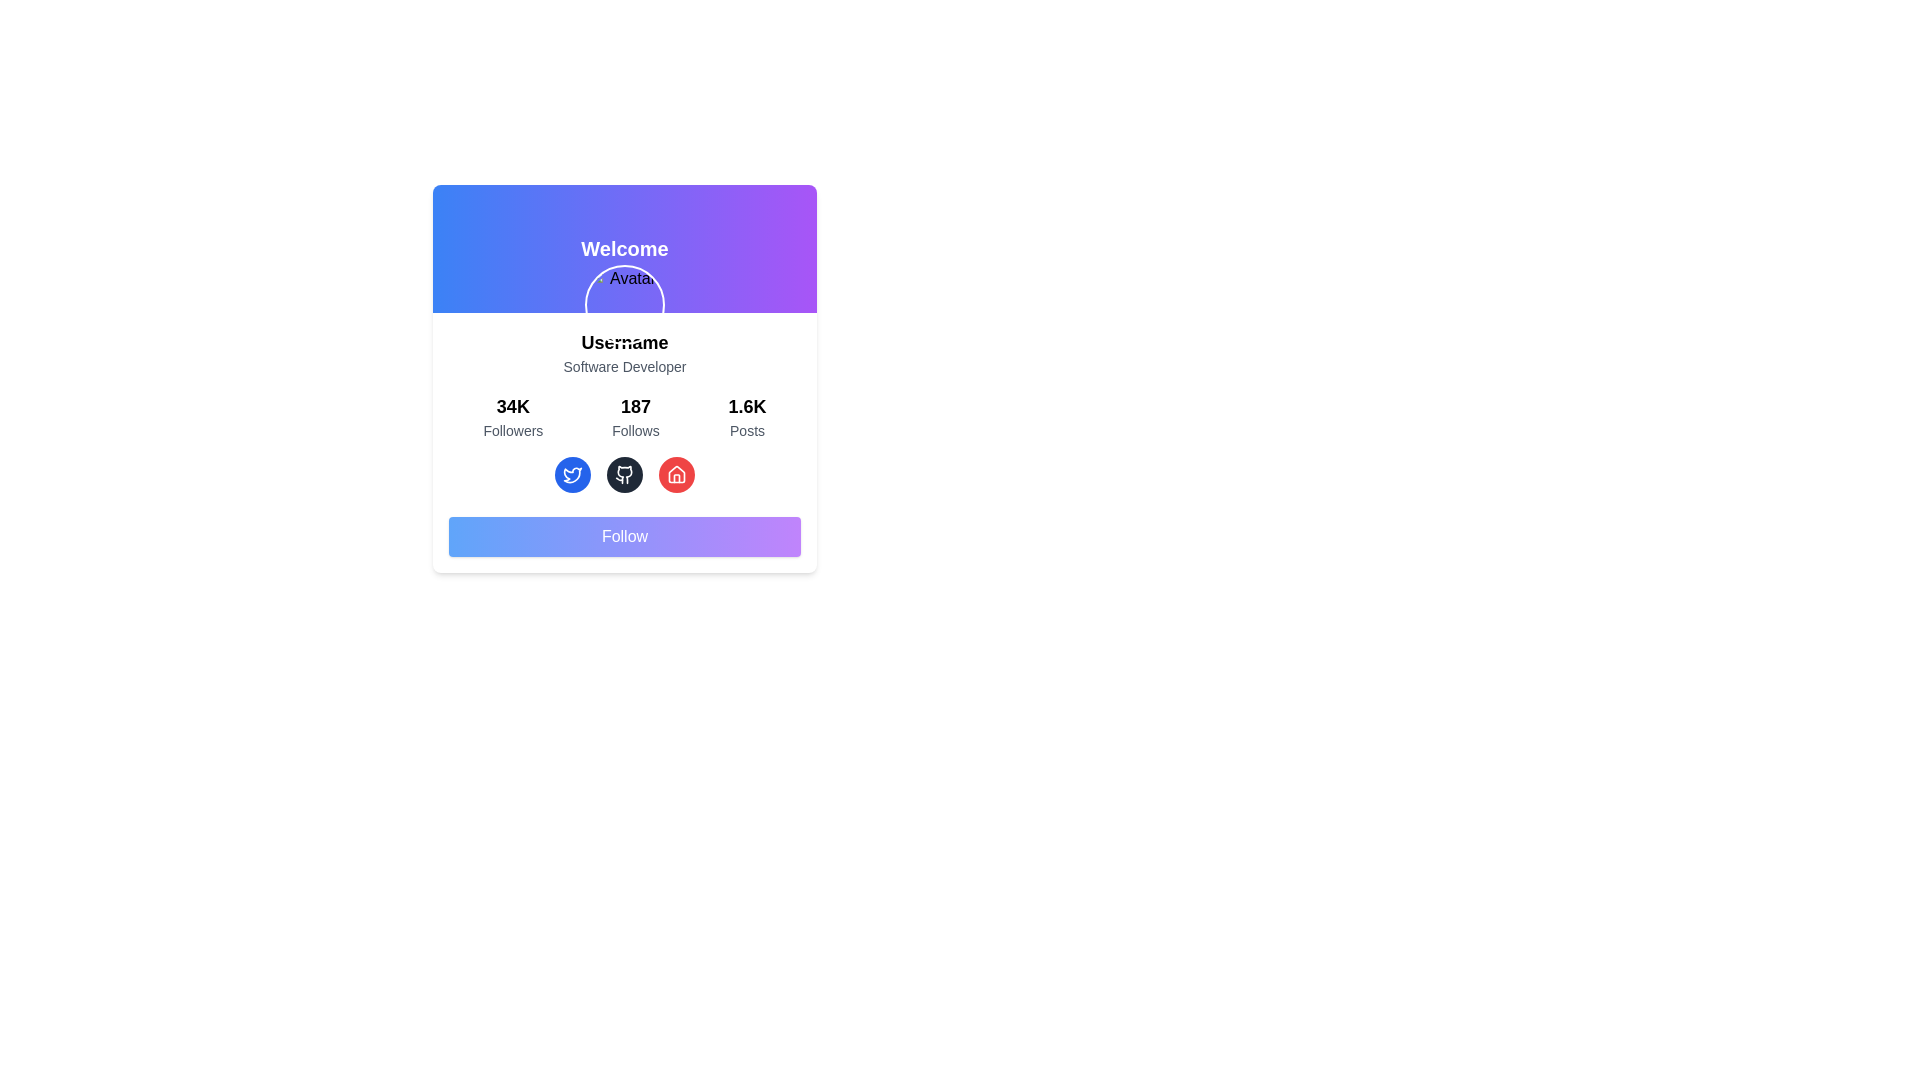 This screenshot has height=1080, width=1920. What do you see at coordinates (746, 406) in the screenshot?
I see `the text element that displays the count of posts associated with the profile, located in the bottom-right portion of the profile card view, before the 'Posts' label` at bounding box center [746, 406].